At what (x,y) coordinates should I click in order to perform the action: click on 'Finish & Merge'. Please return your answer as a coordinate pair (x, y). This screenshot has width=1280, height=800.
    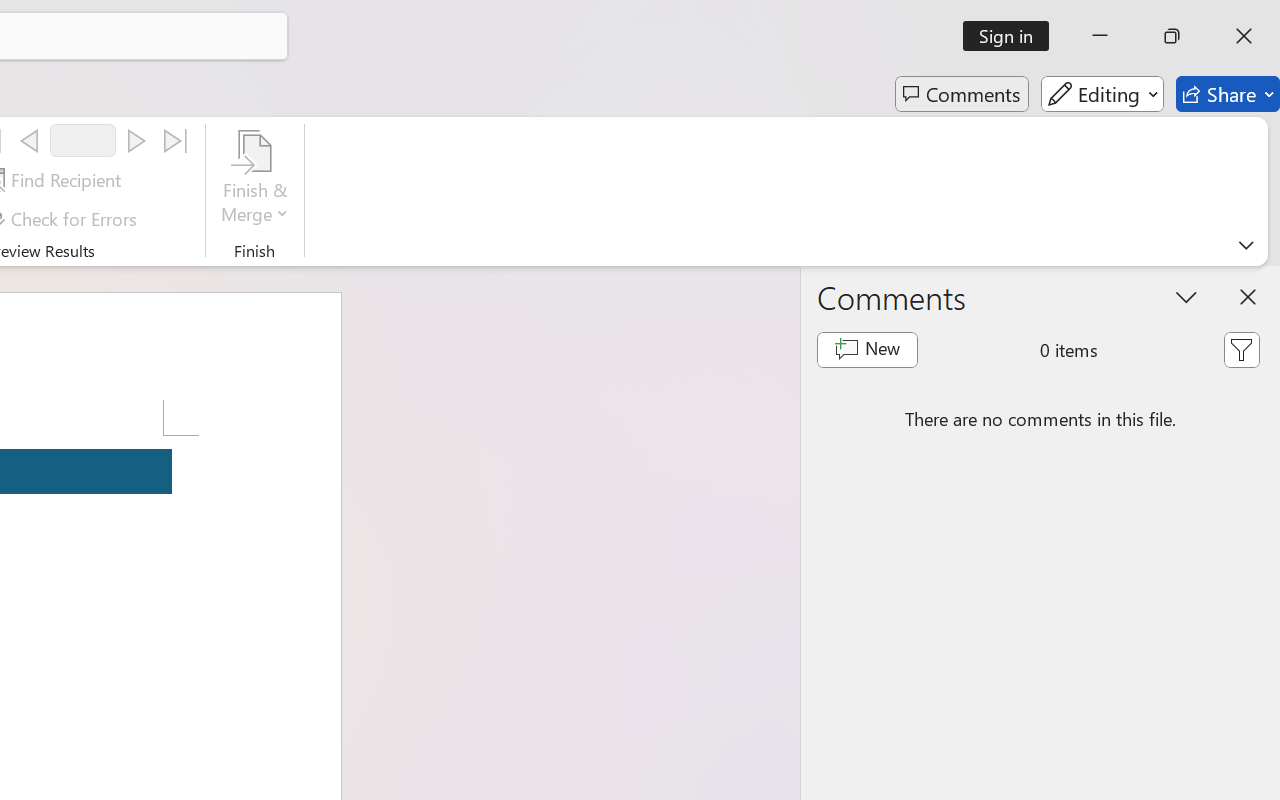
    Looking at the image, I should click on (254, 179).